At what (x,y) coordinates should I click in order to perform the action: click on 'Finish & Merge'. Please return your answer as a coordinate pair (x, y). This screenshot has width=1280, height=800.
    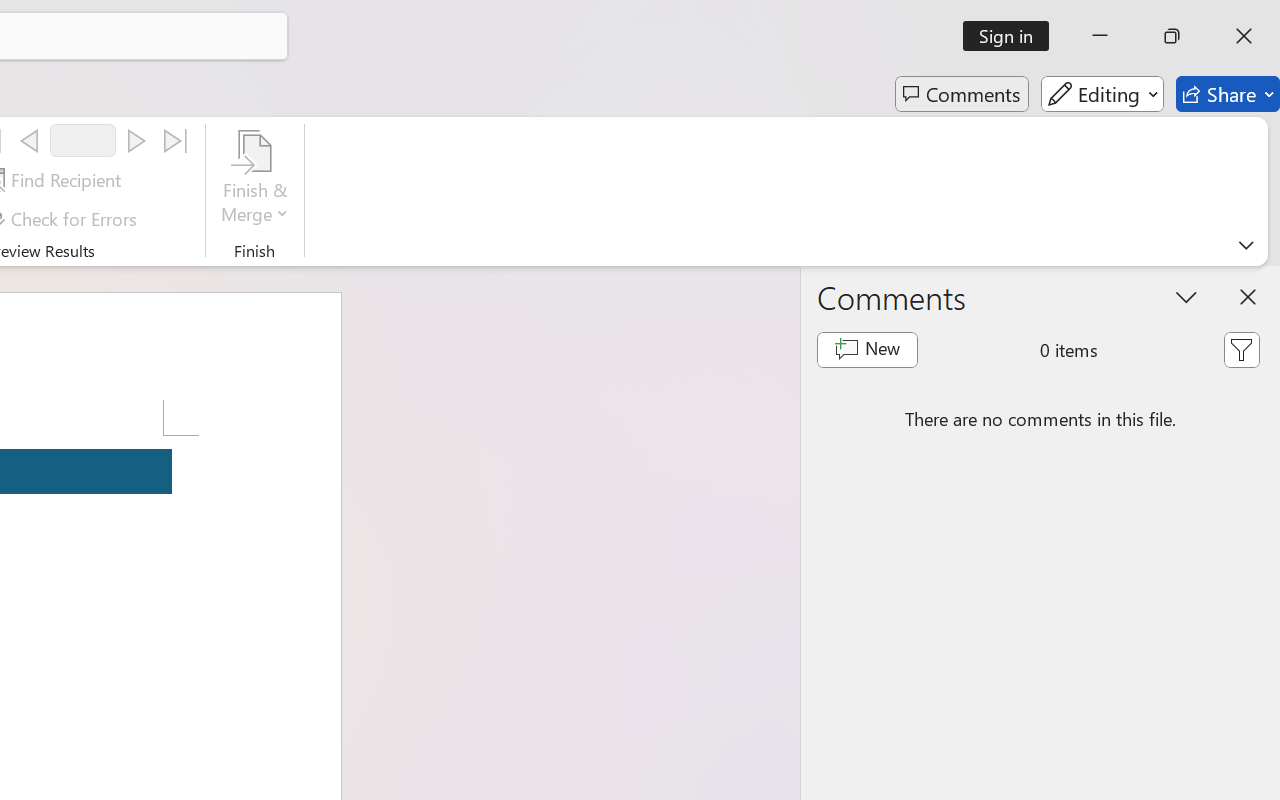
    Looking at the image, I should click on (254, 179).